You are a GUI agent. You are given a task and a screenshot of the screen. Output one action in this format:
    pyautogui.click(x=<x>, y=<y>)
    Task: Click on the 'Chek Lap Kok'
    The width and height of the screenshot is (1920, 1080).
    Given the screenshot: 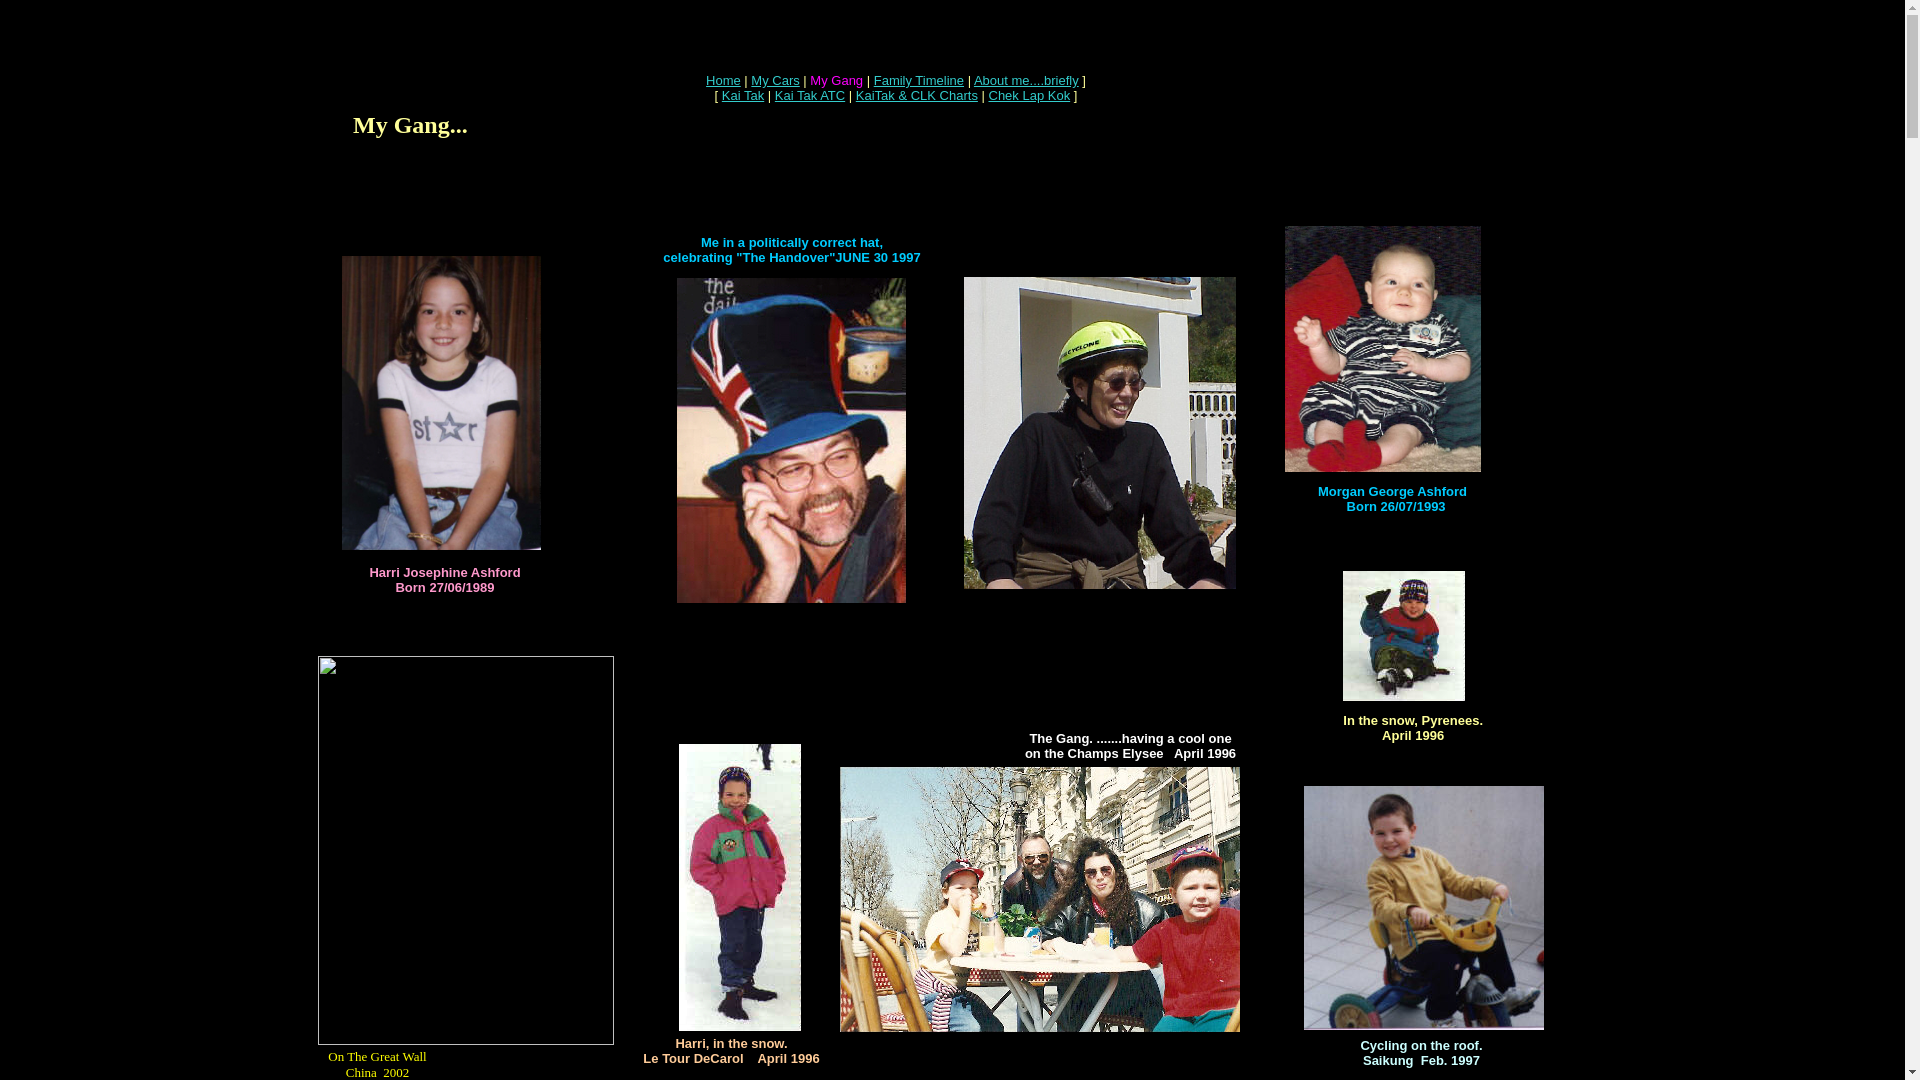 What is the action you would take?
    pyautogui.click(x=988, y=95)
    